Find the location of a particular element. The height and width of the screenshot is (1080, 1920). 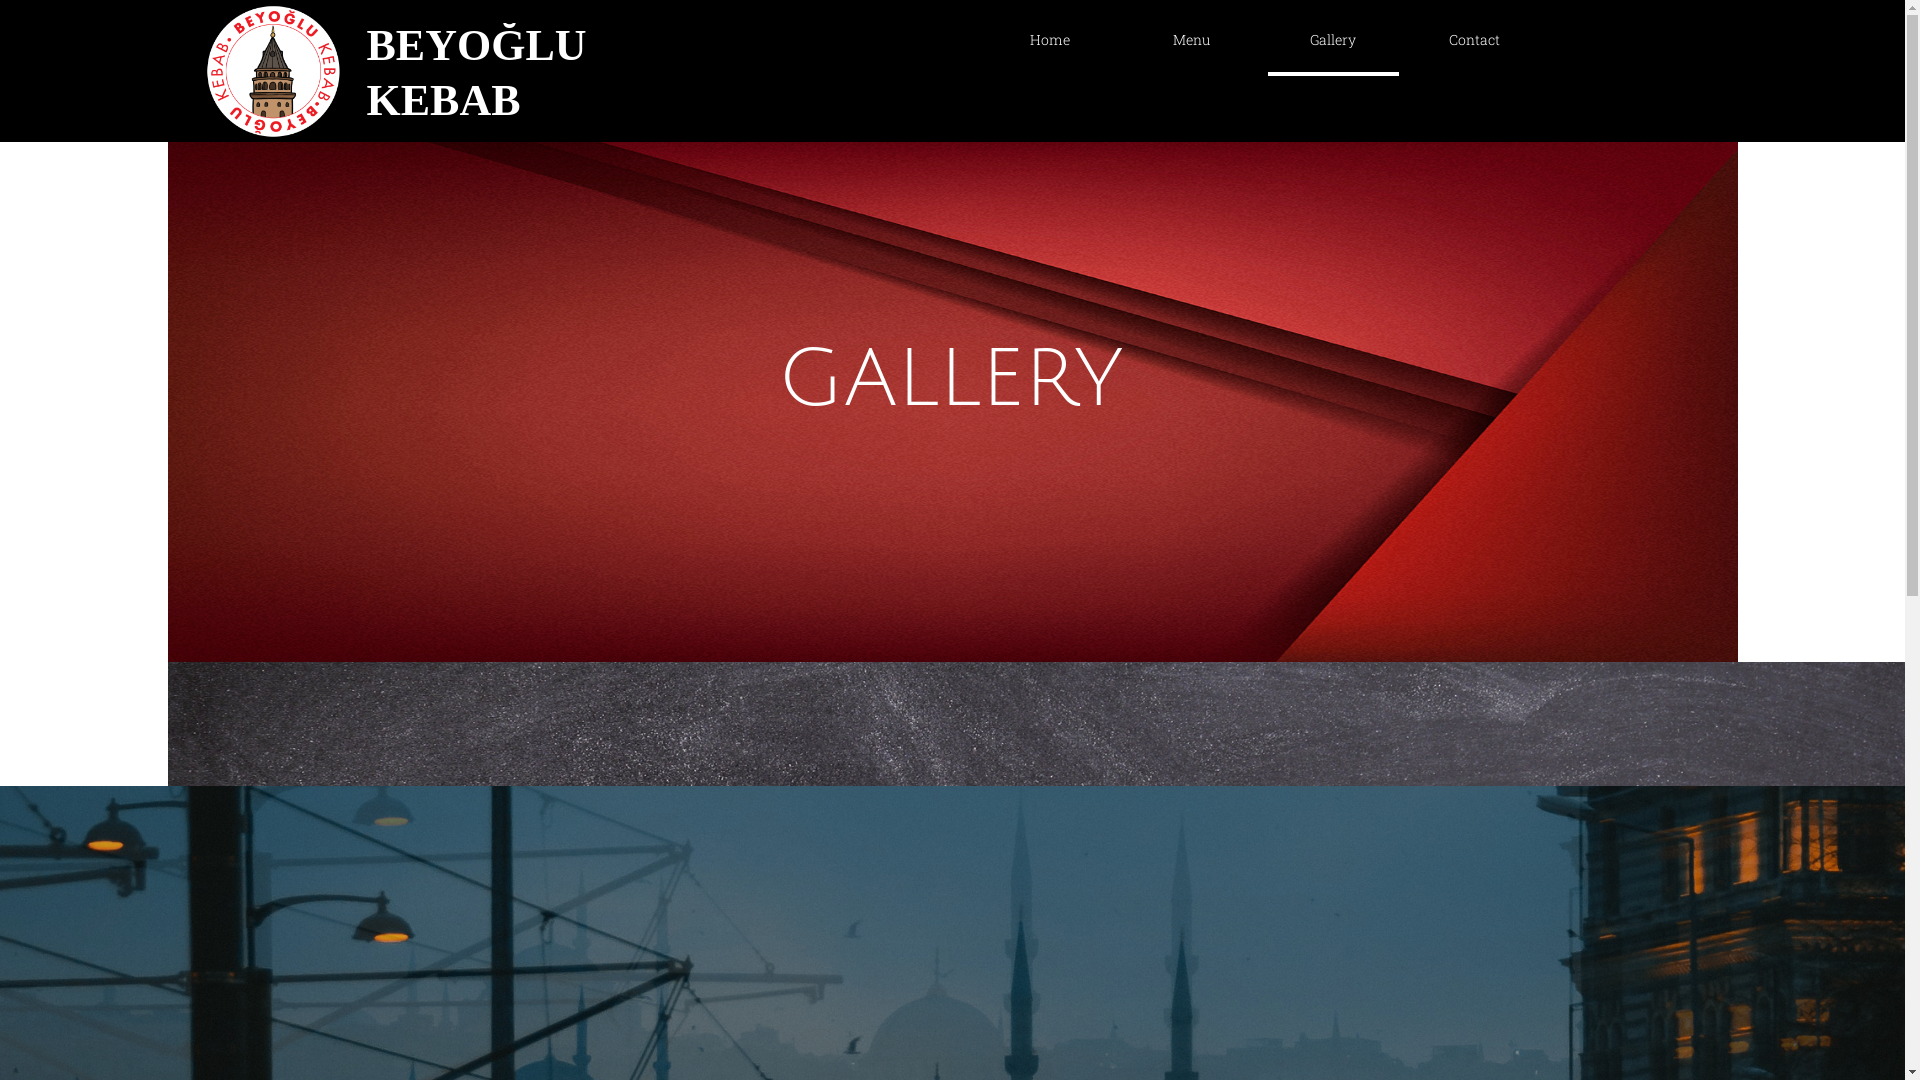

'Menu' is located at coordinates (1096, 39).